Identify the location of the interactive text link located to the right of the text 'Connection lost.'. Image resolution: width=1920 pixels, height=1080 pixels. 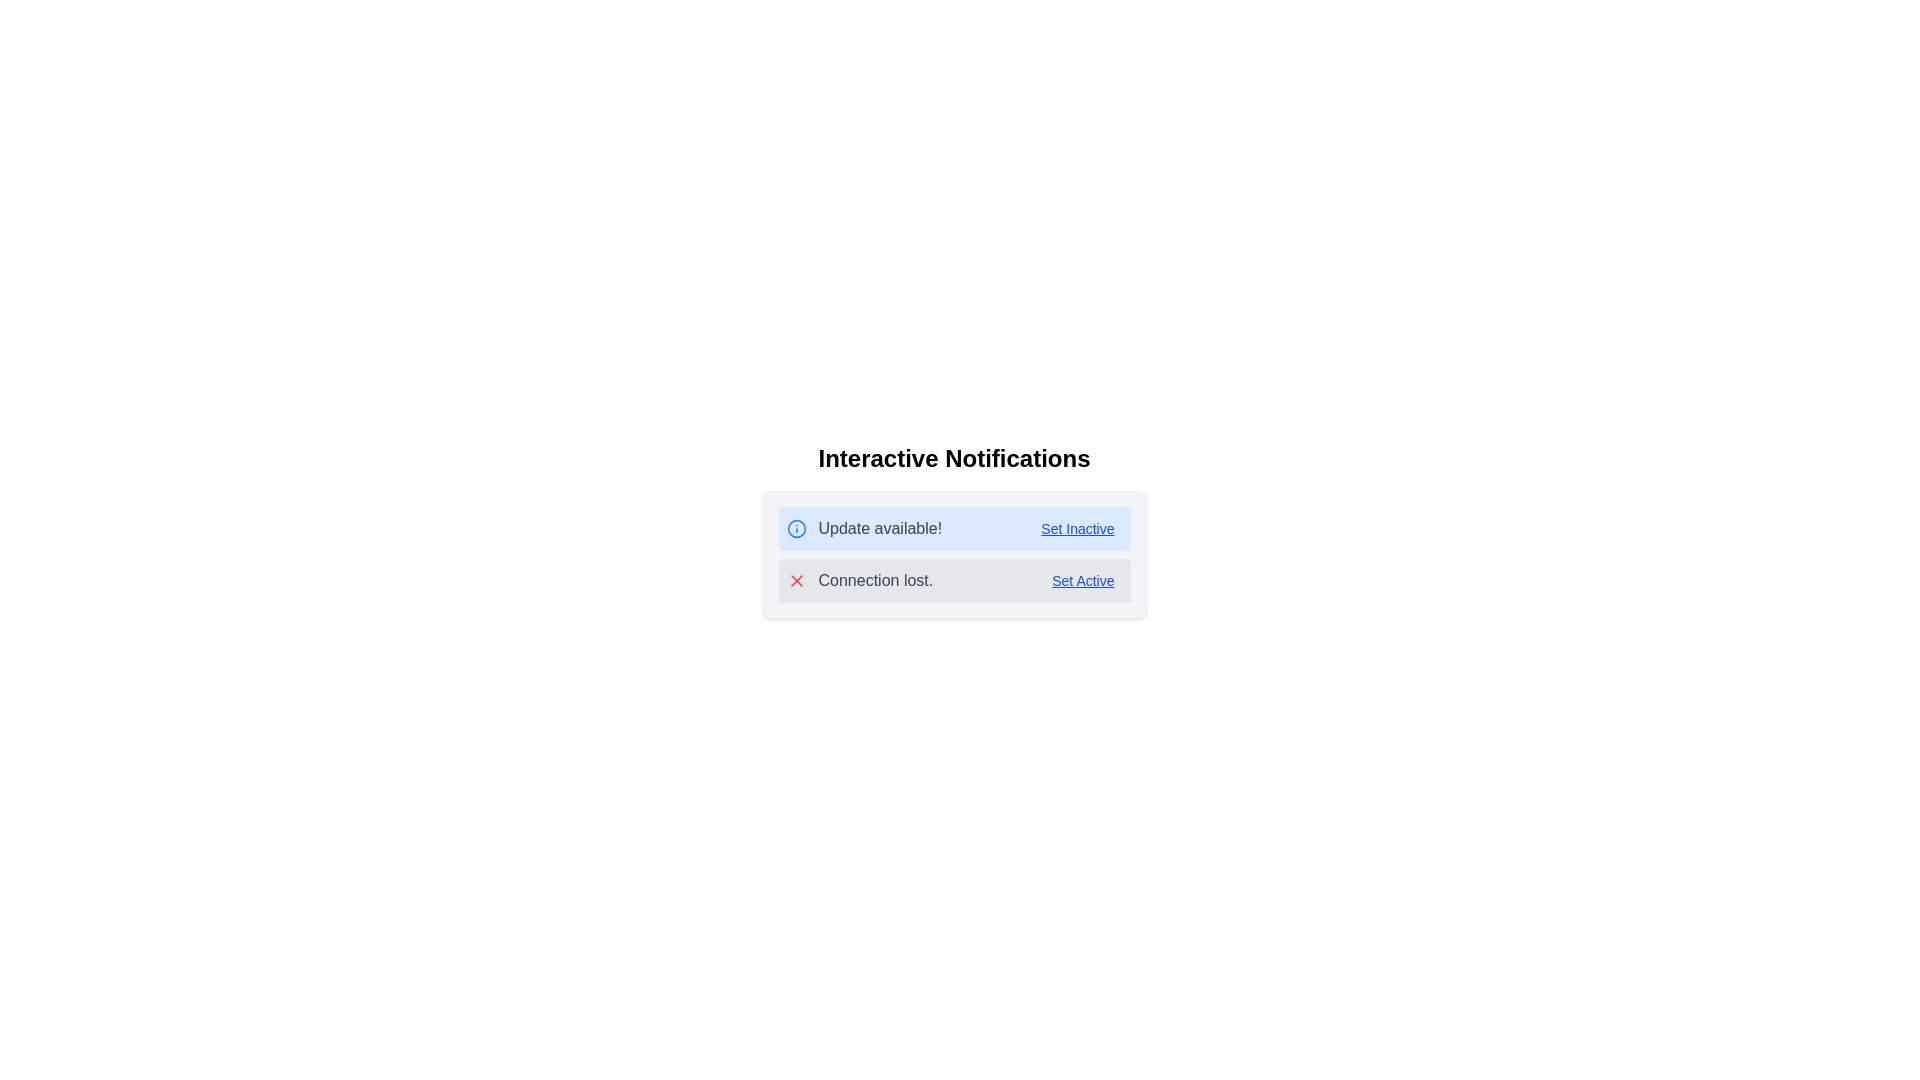
(1082, 581).